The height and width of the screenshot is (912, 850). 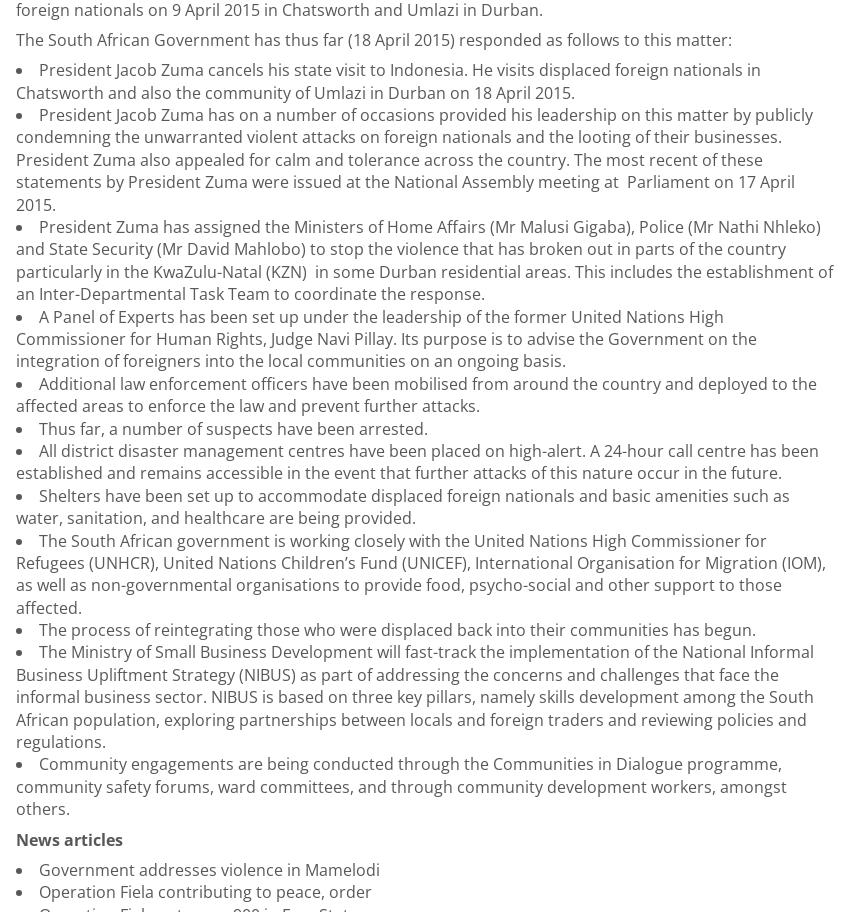 I want to click on 'were issued at the National Assembly meeting at  Parliament on 17 April 2015.', so click(x=405, y=191).